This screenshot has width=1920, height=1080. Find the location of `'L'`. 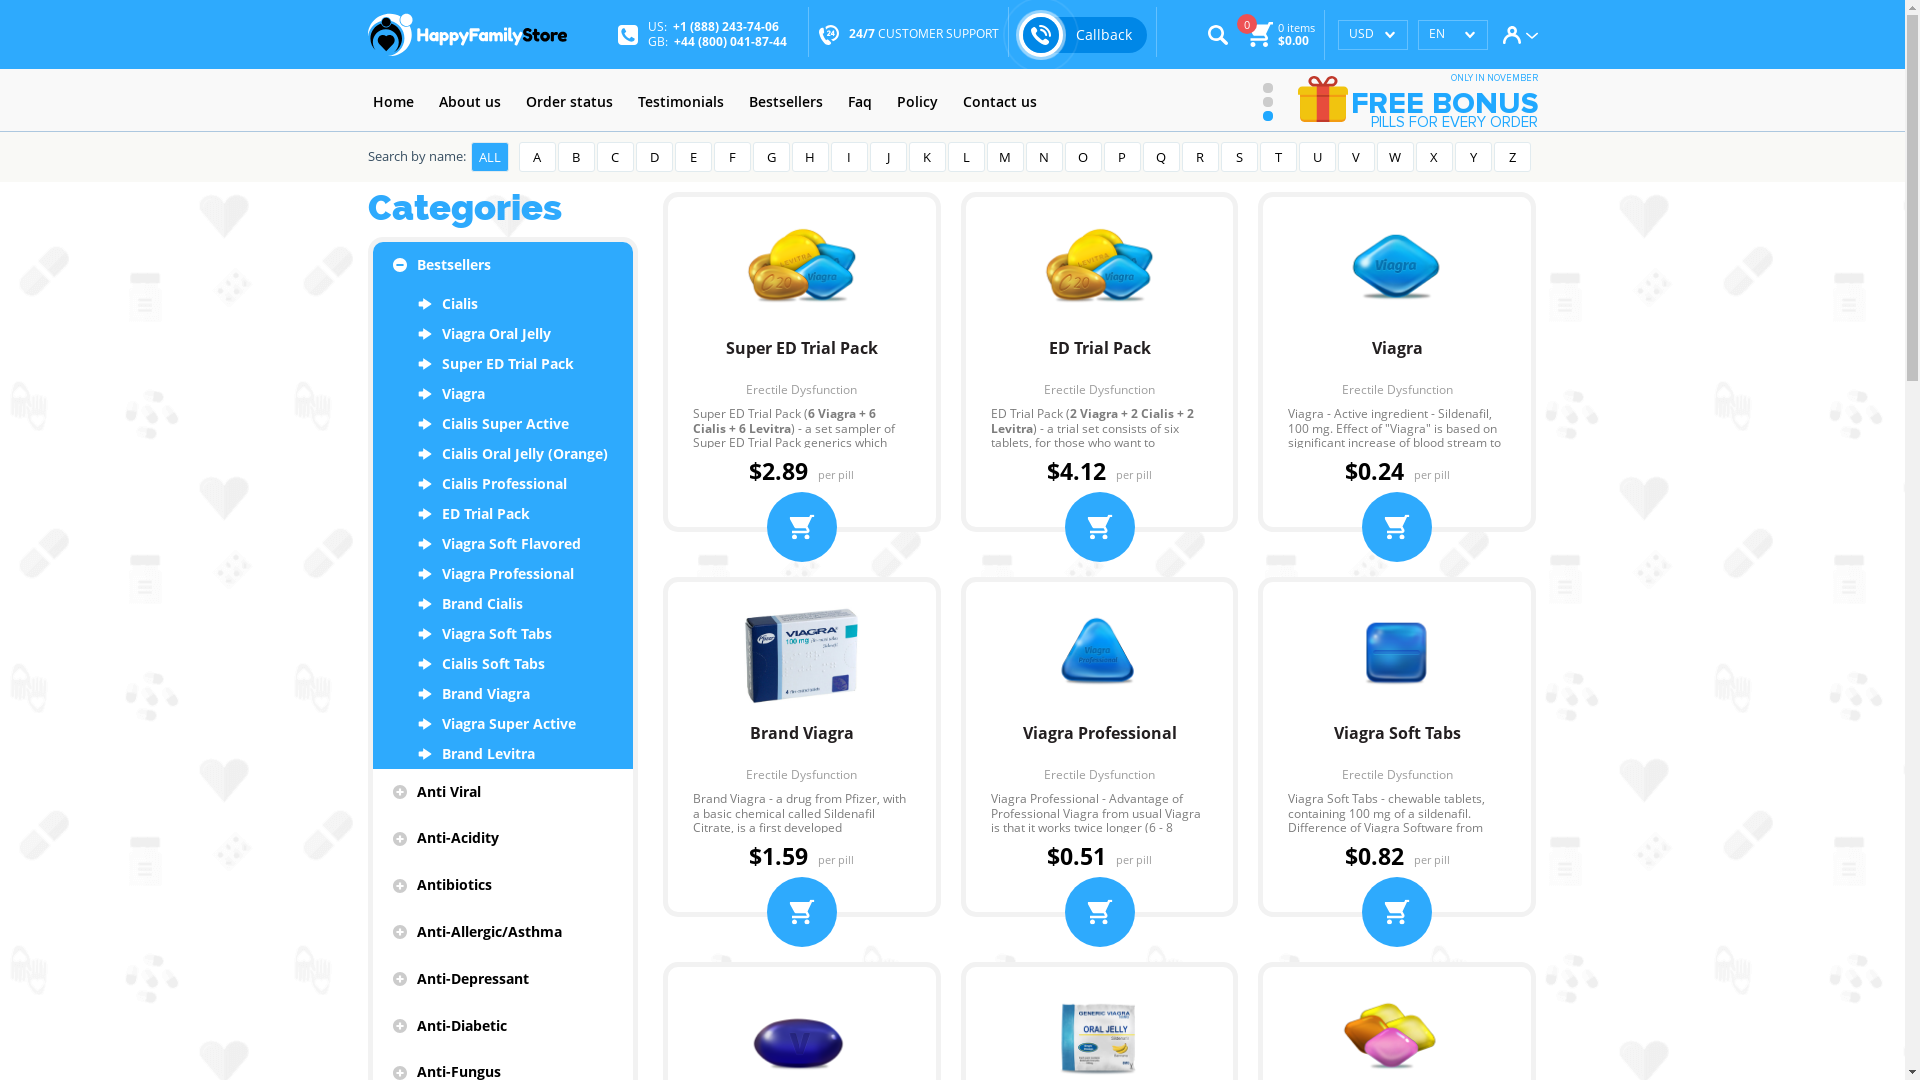

'L' is located at coordinates (966, 156).